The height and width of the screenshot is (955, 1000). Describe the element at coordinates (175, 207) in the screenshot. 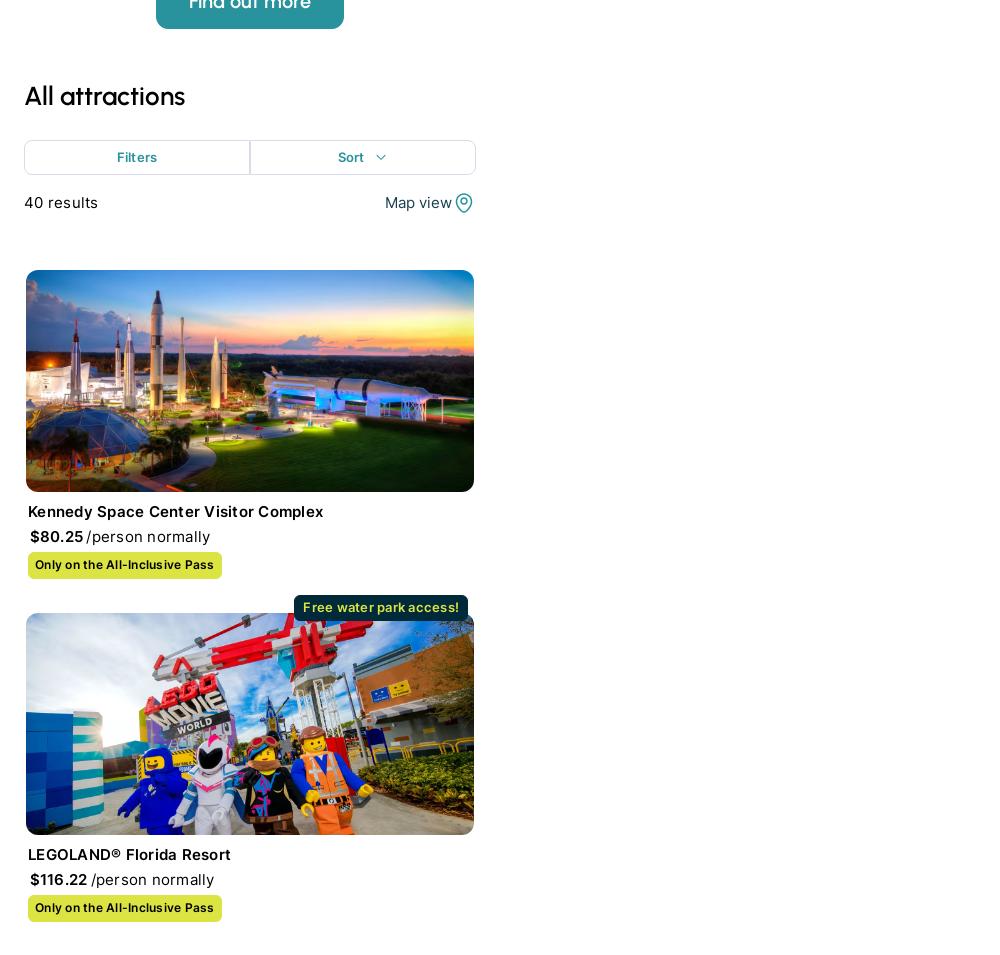

I see `'Have a 5% discount, on us!'` at that location.